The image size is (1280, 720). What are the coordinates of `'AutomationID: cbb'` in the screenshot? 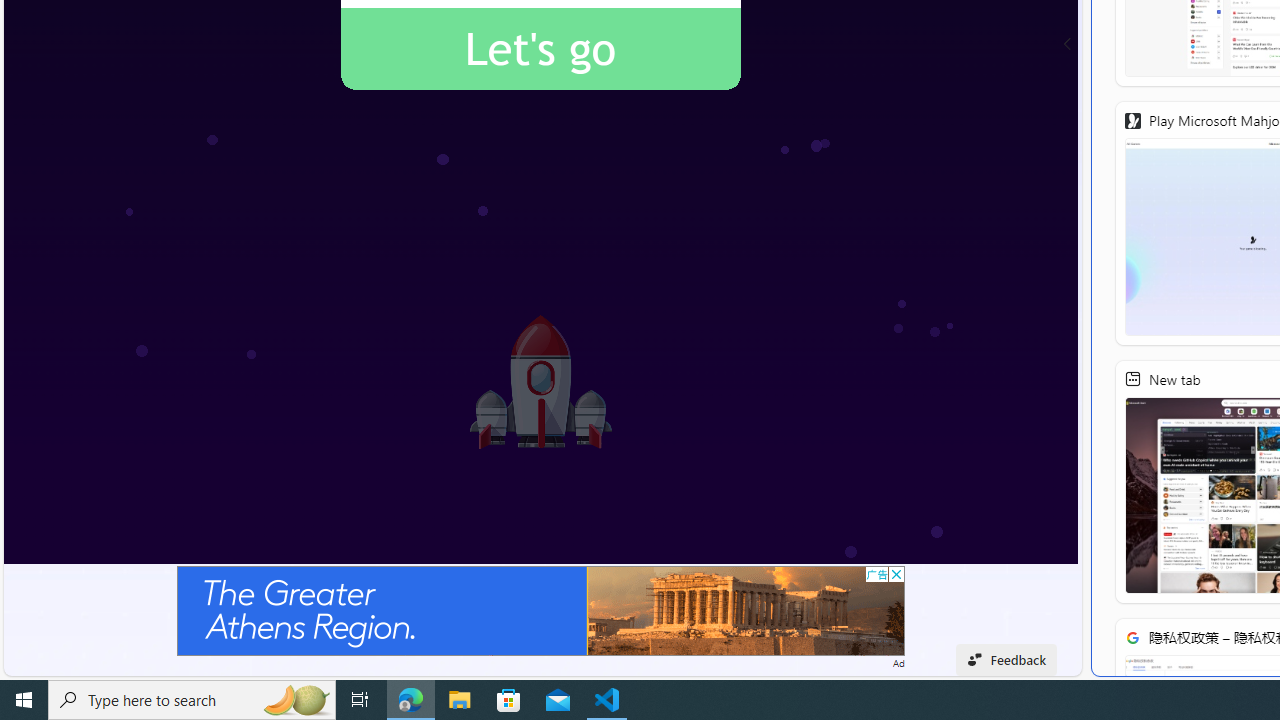 It's located at (895, 574).